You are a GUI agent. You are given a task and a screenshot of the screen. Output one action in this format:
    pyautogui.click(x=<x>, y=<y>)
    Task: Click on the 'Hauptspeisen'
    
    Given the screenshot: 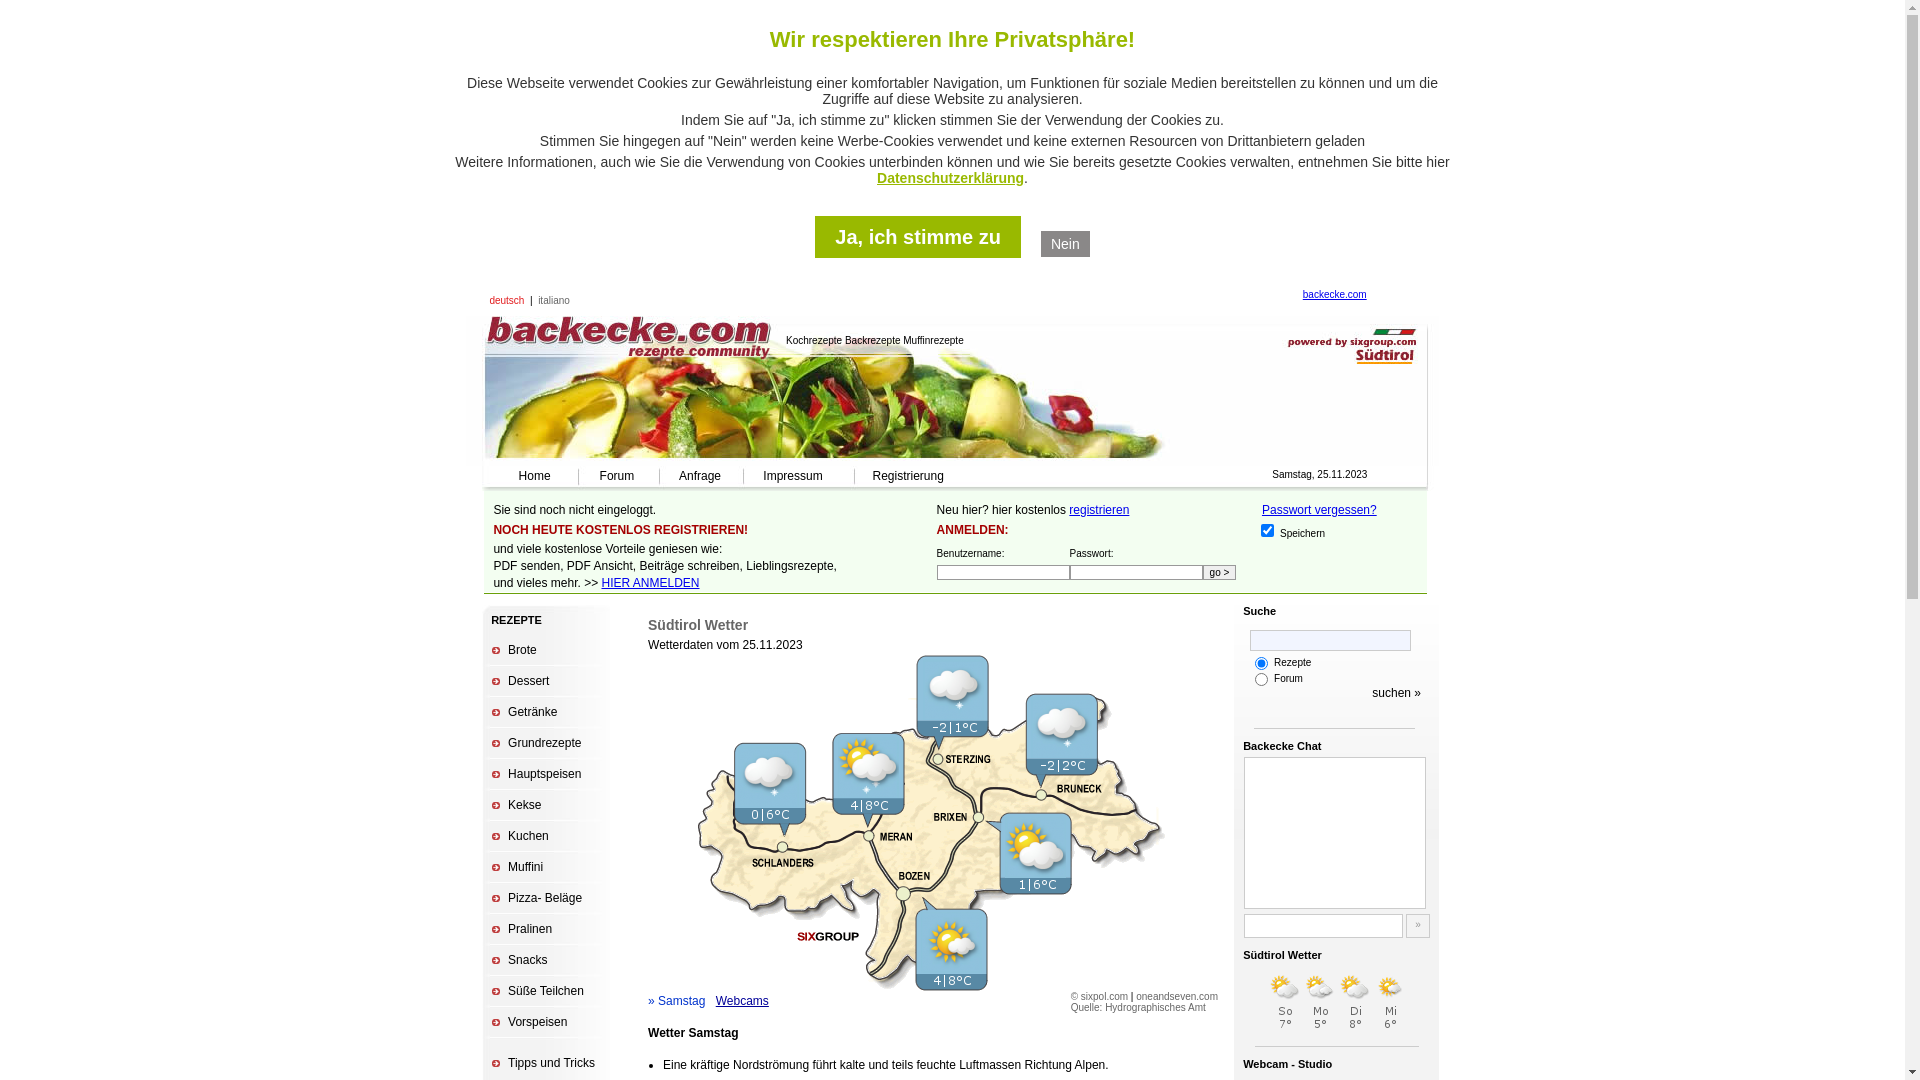 What is the action you would take?
    pyautogui.click(x=544, y=773)
    